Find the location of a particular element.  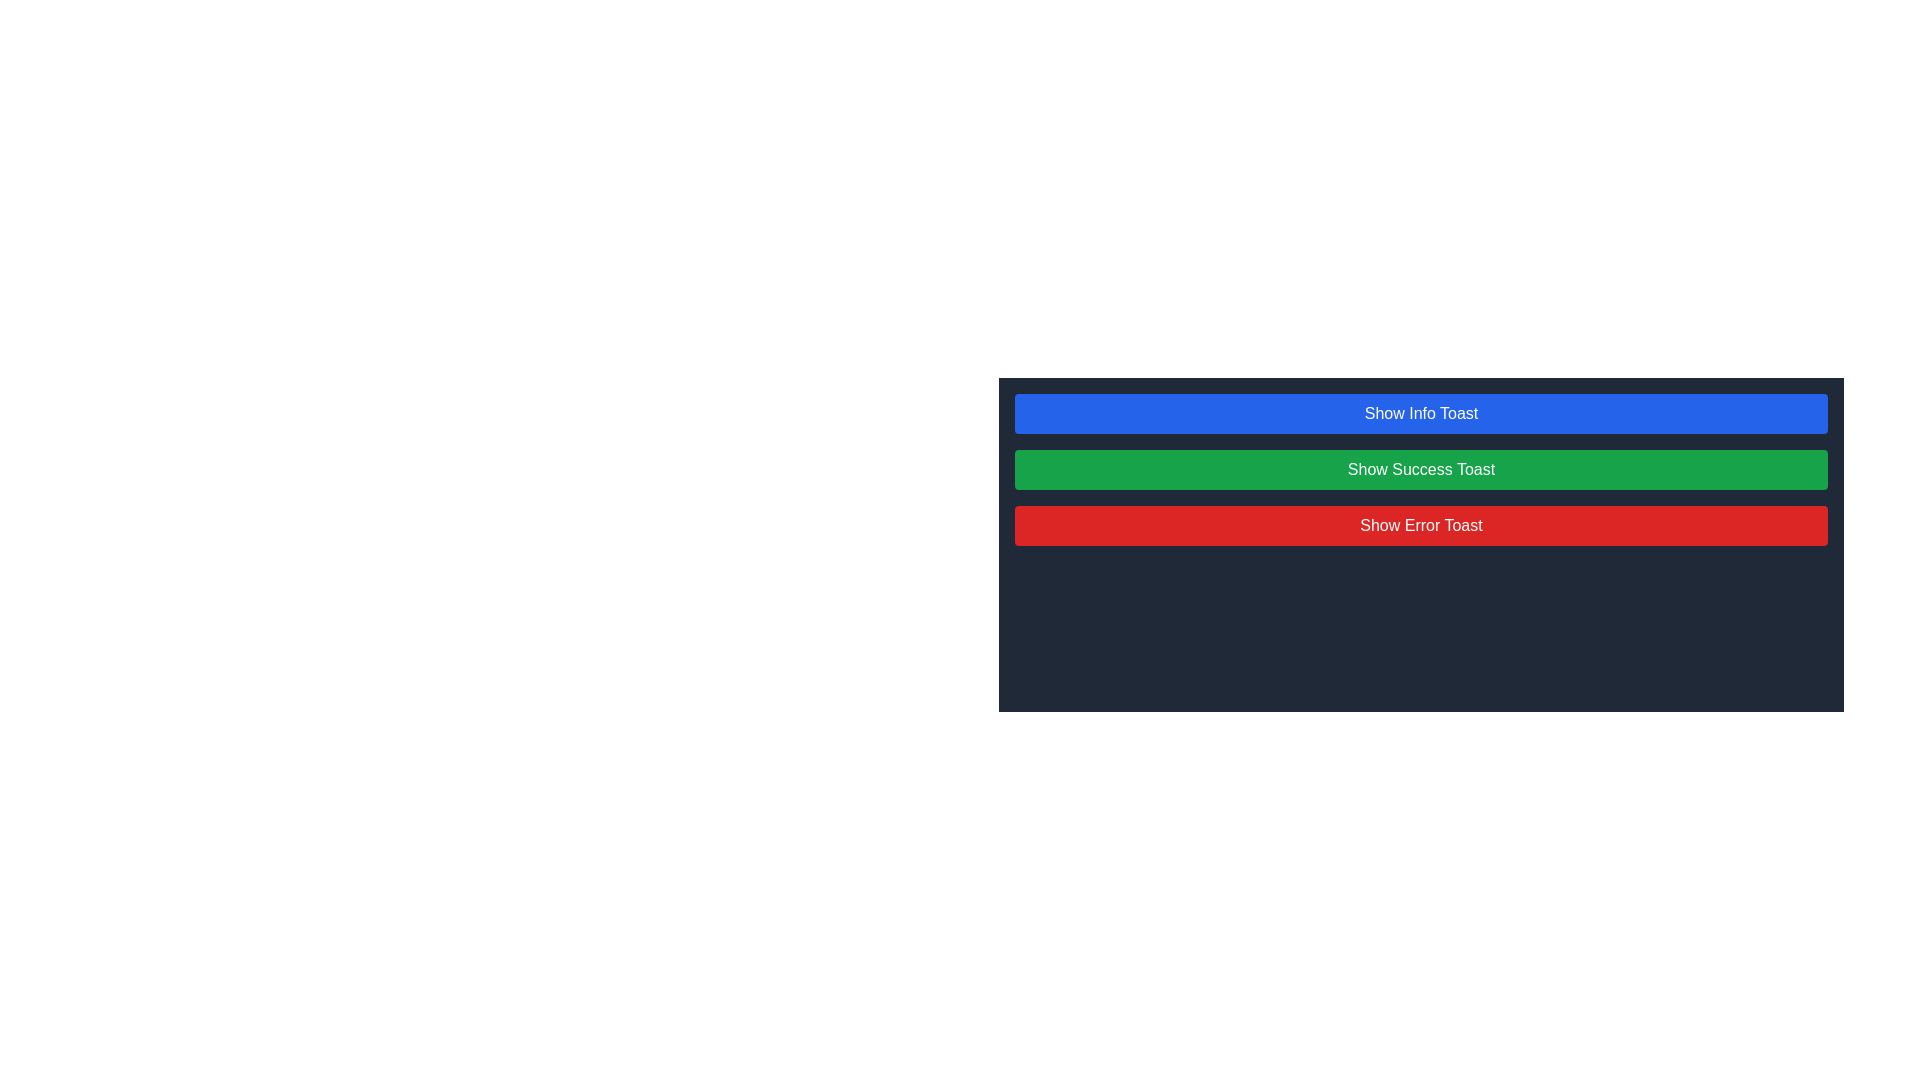

the green button labeled 'Show Success Toast' is located at coordinates (1420, 470).